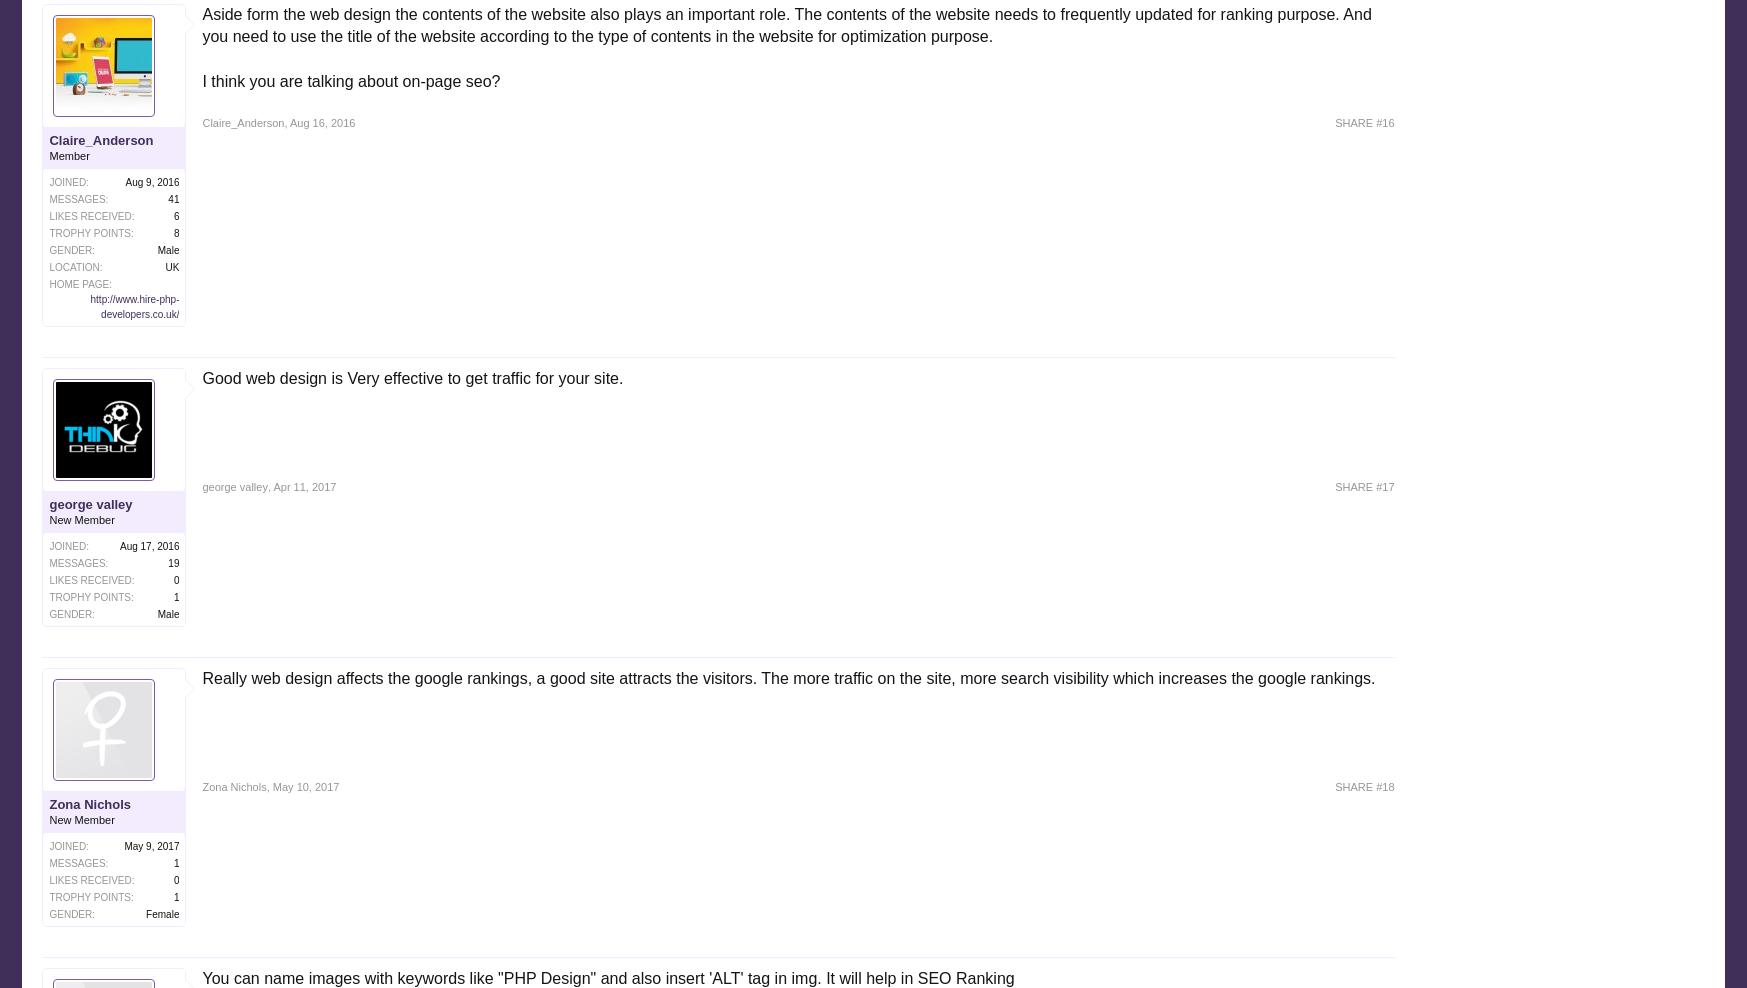 This screenshot has width=1747, height=988. Describe the element at coordinates (288, 122) in the screenshot. I see `'Aug 16, 2016'` at that location.